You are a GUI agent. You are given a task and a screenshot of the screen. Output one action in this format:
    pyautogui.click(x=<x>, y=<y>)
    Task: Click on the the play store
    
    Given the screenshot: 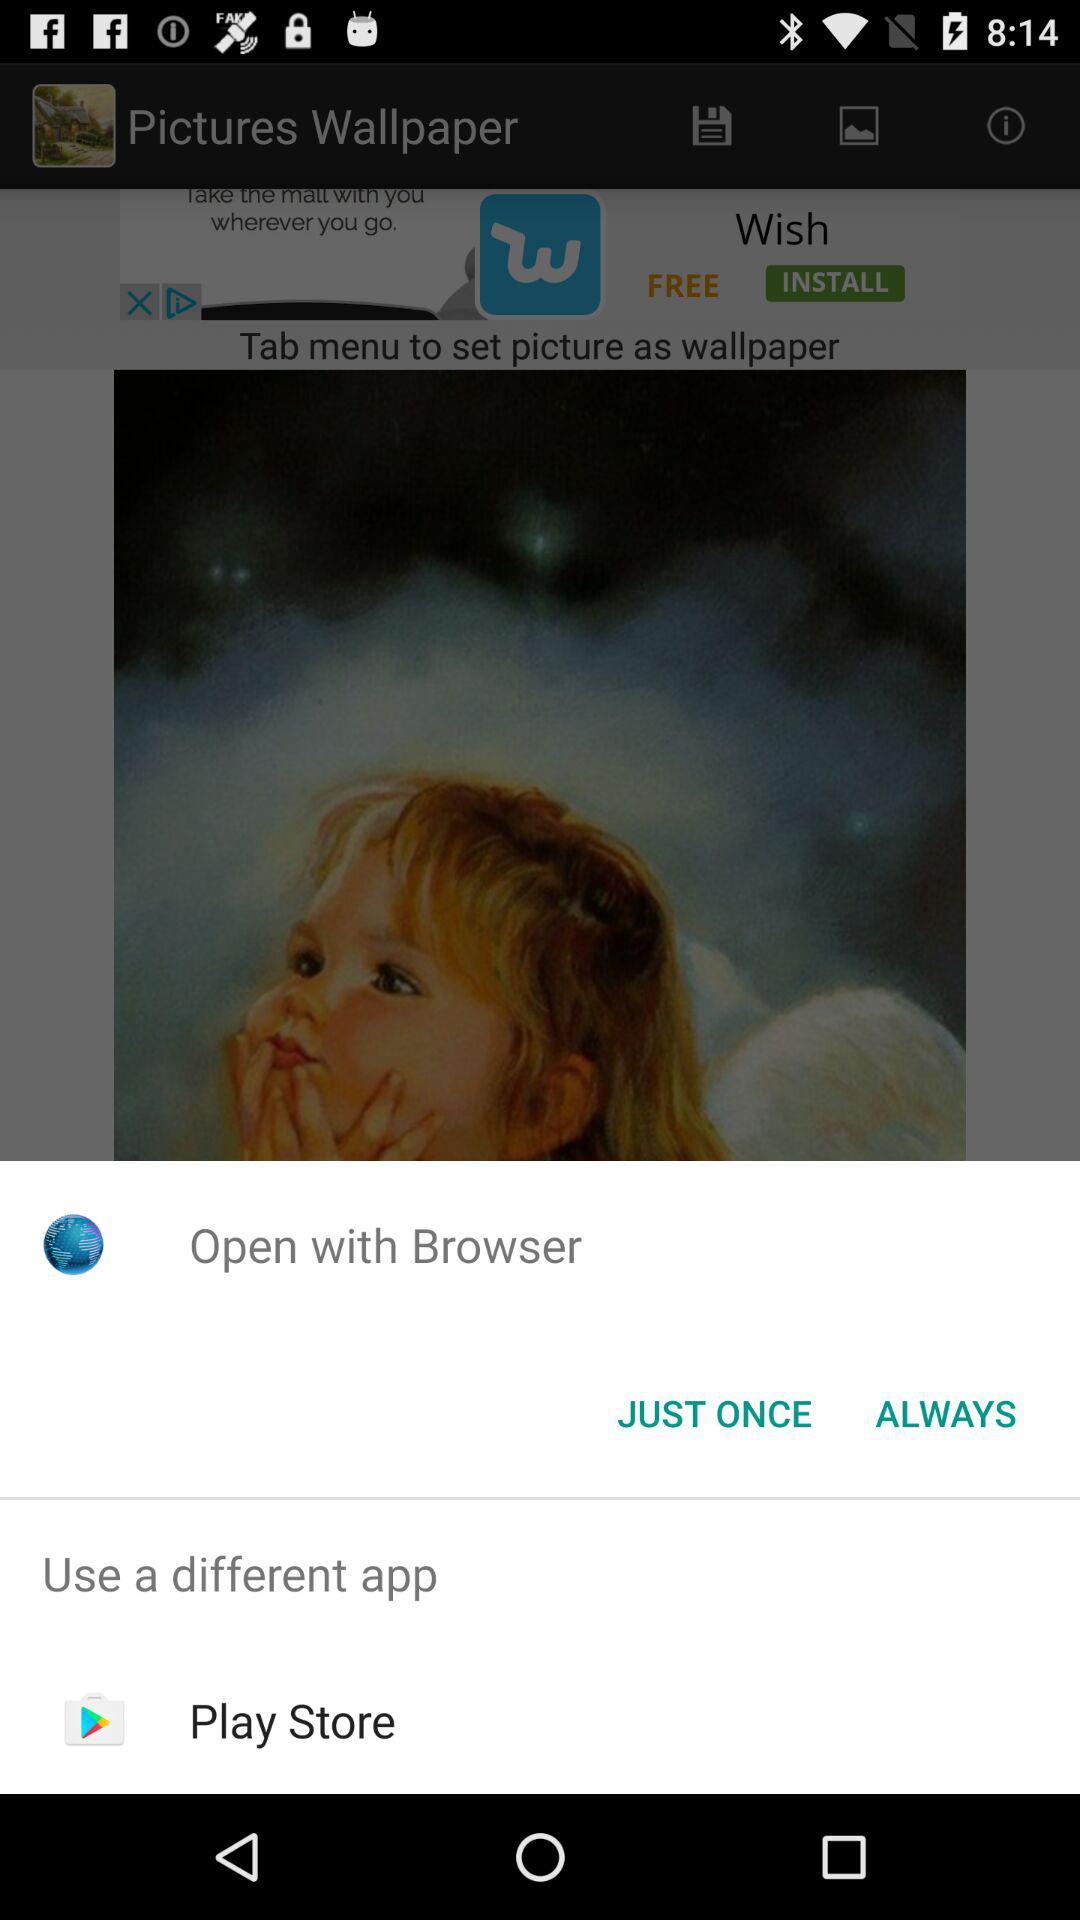 What is the action you would take?
    pyautogui.click(x=292, y=1719)
    